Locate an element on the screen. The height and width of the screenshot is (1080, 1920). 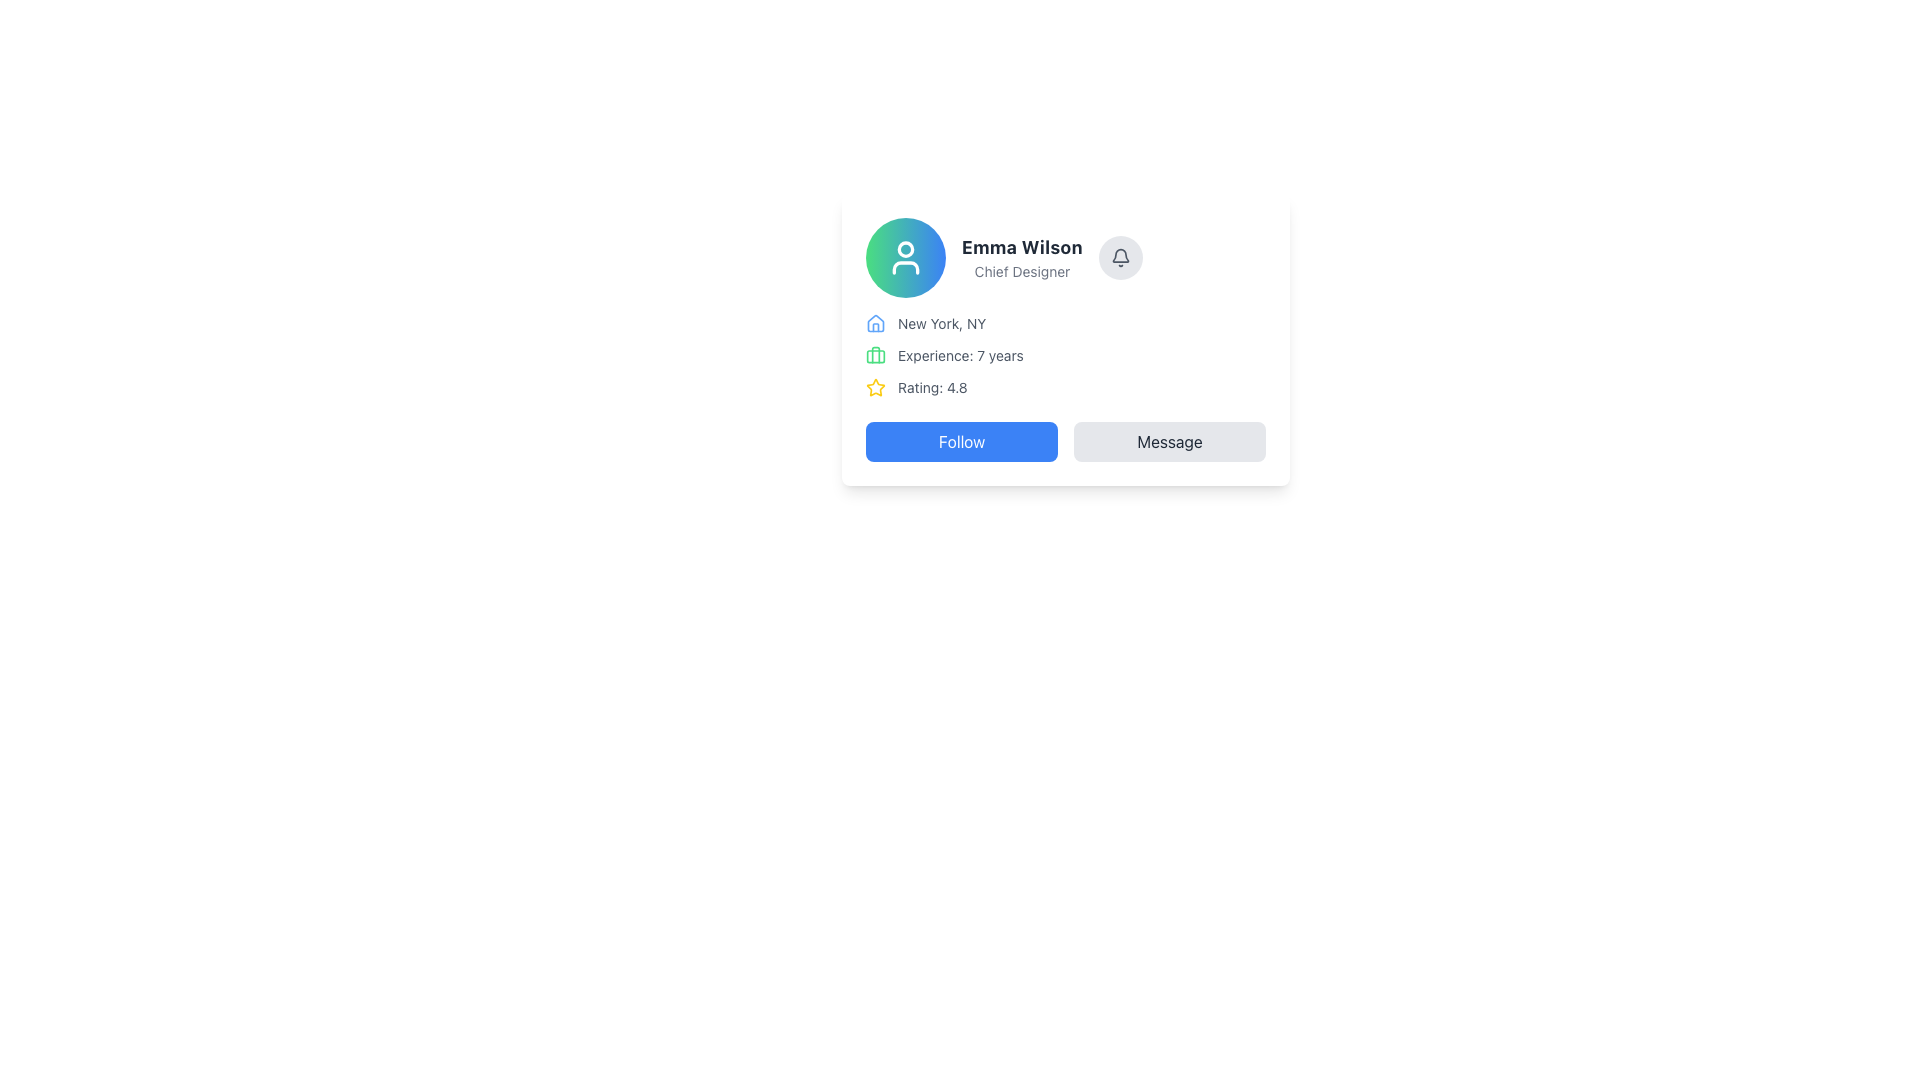
the text label 'Chief Designer' located below 'Emma Wilson' in the upper section of the profile card is located at coordinates (1022, 272).